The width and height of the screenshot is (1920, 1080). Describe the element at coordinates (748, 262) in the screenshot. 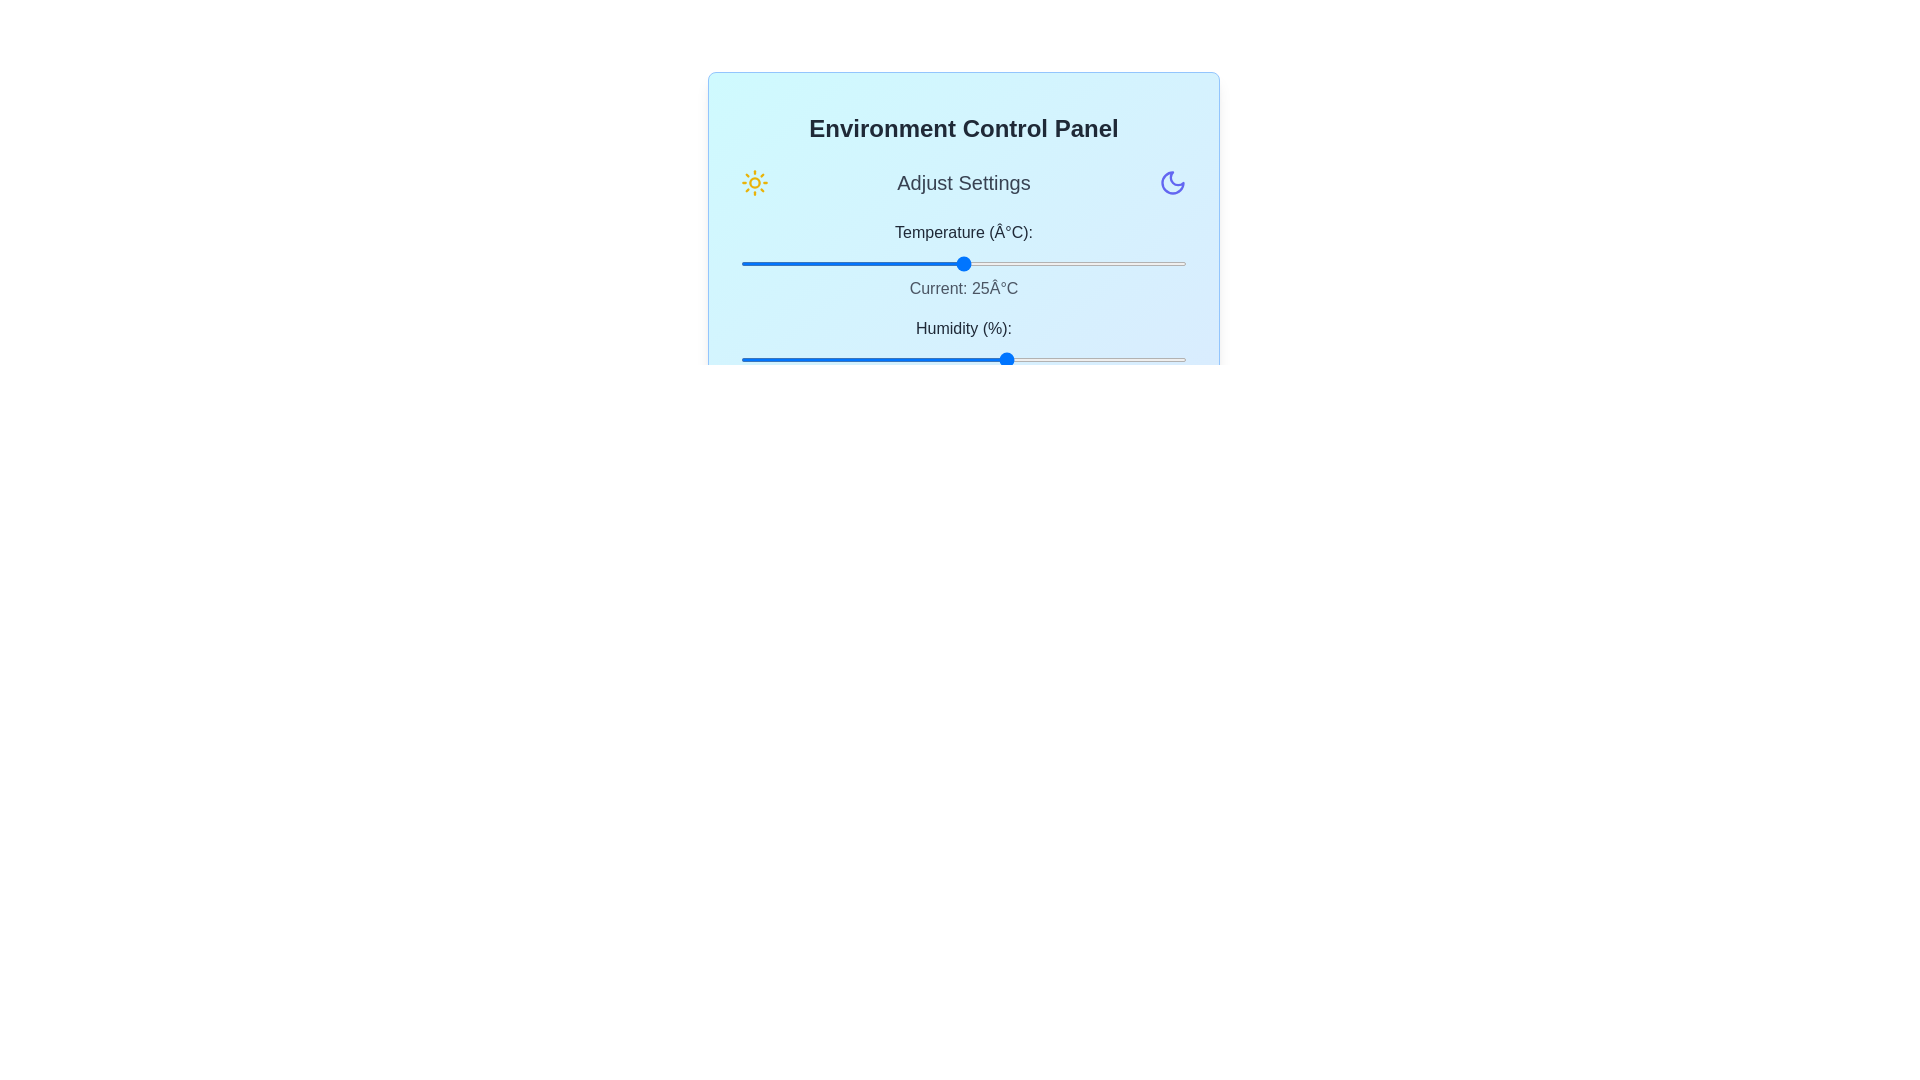

I see `the temperature slider to set the temperature to 1°C` at that location.